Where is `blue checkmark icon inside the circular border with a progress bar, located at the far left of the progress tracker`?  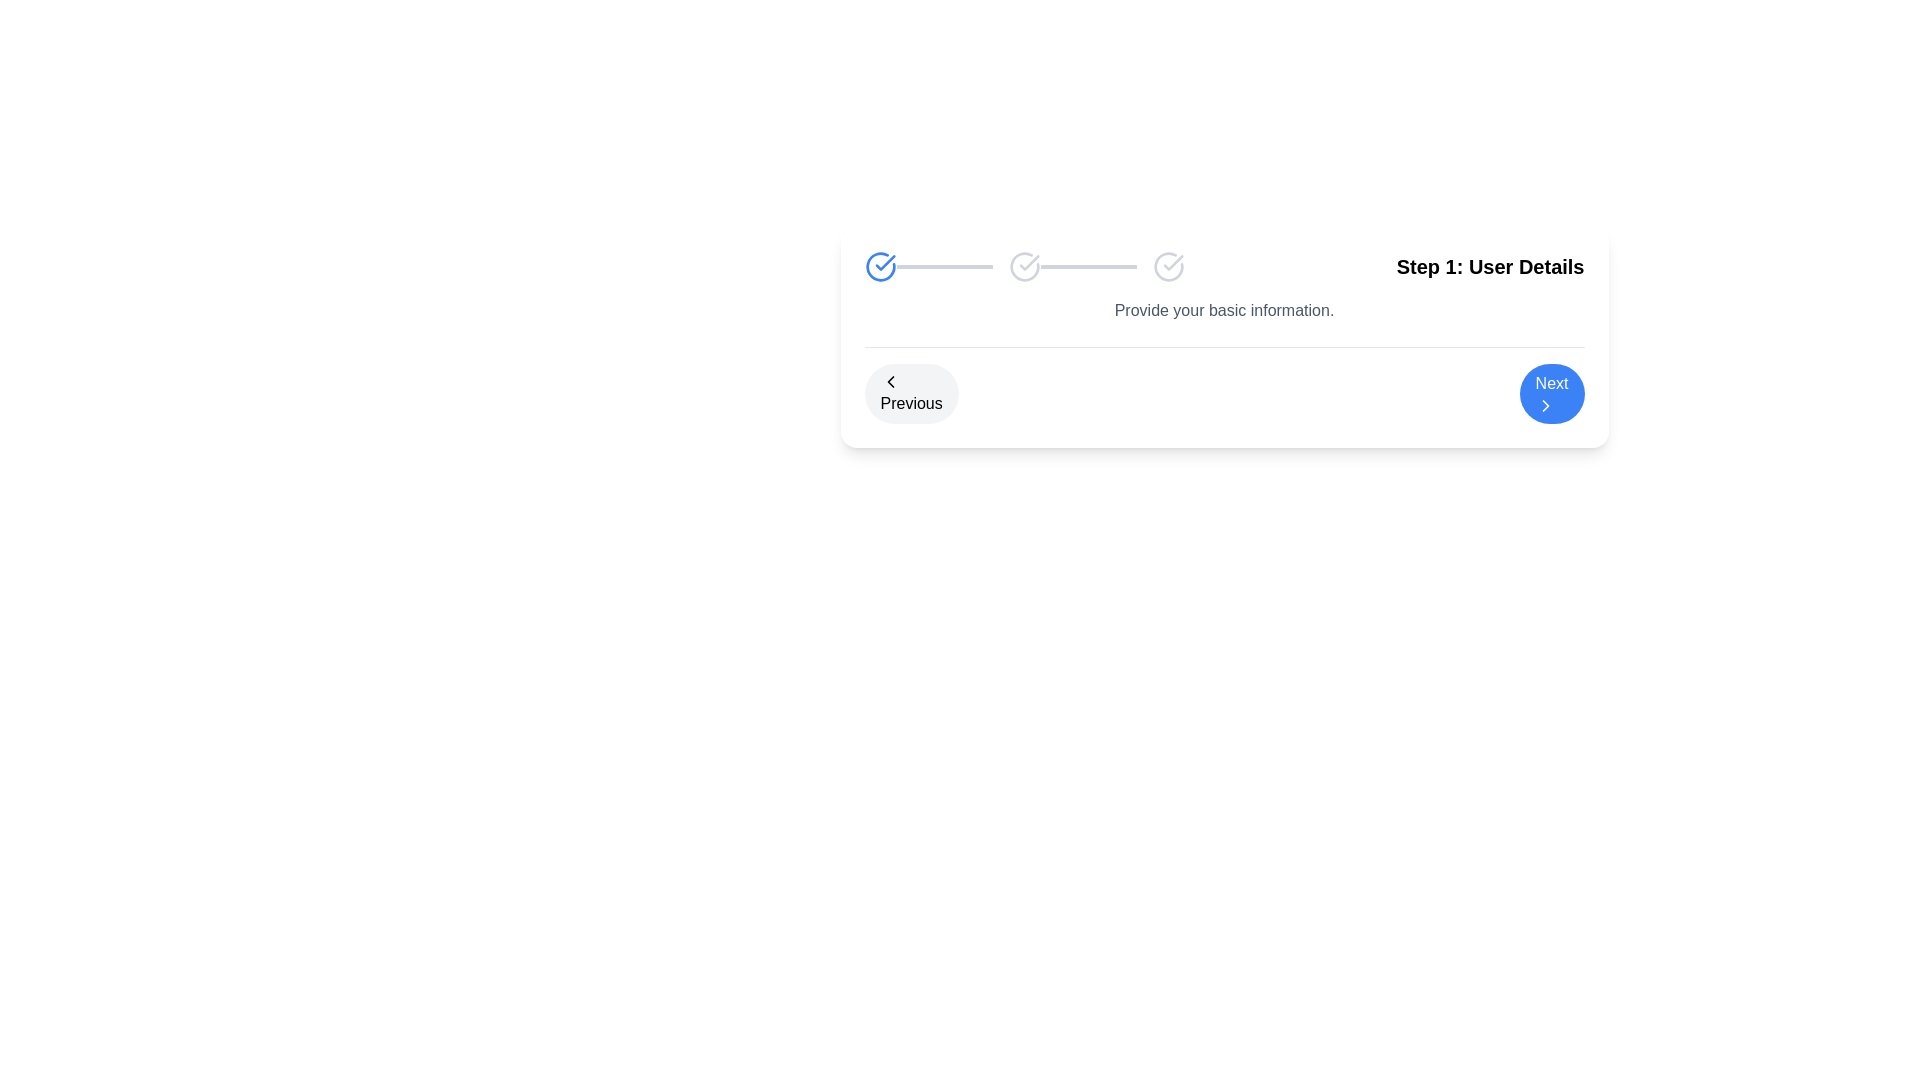 blue checkmark icon inside the circular border with a progress bar, located at the far left of the progress tracker is located at coordinates (927, 265).